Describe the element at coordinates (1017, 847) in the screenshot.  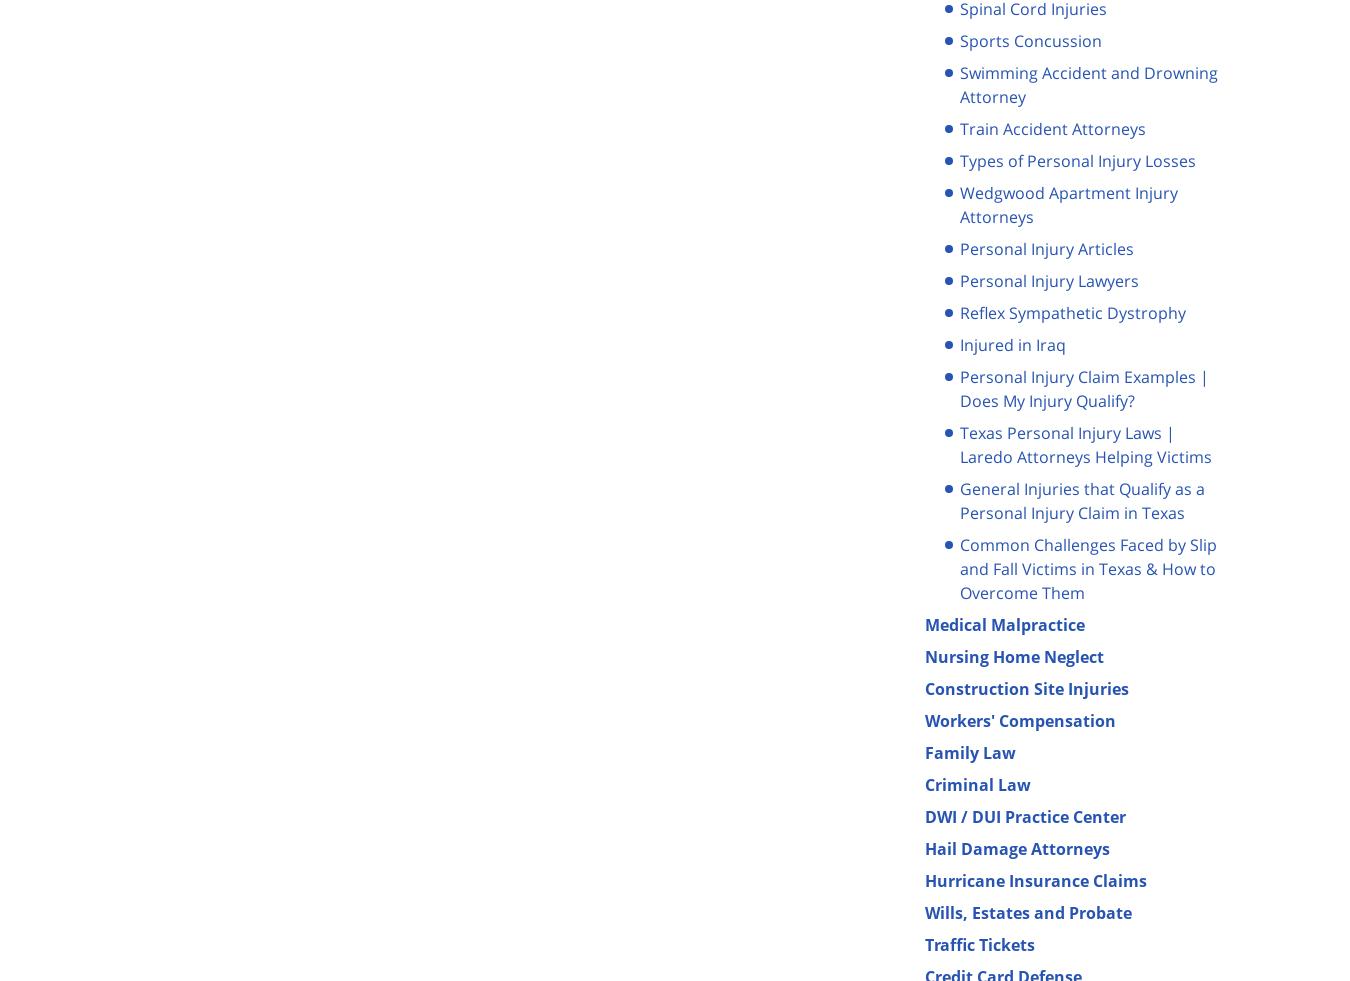
I see `'Hail Damage Attorneys'` at that location.